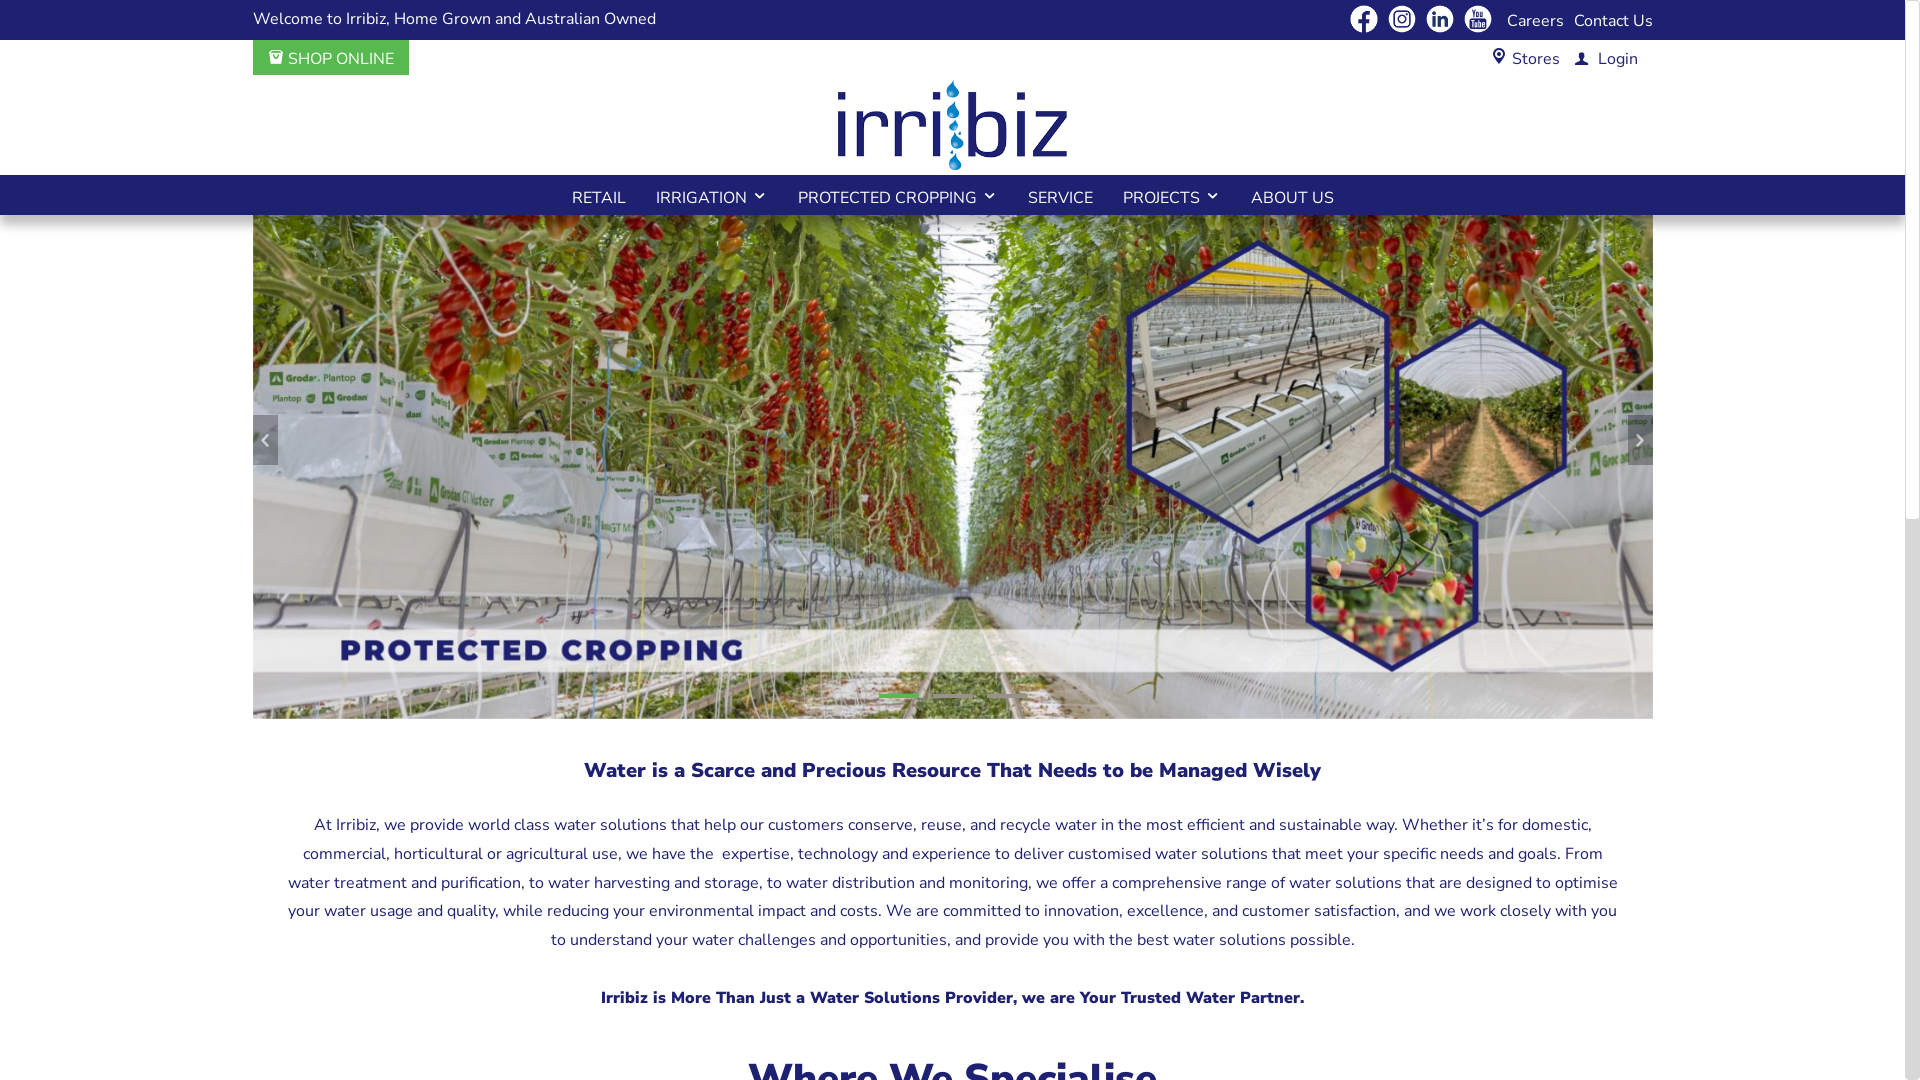  I want to click on 'Careers', so click(1533, 20).